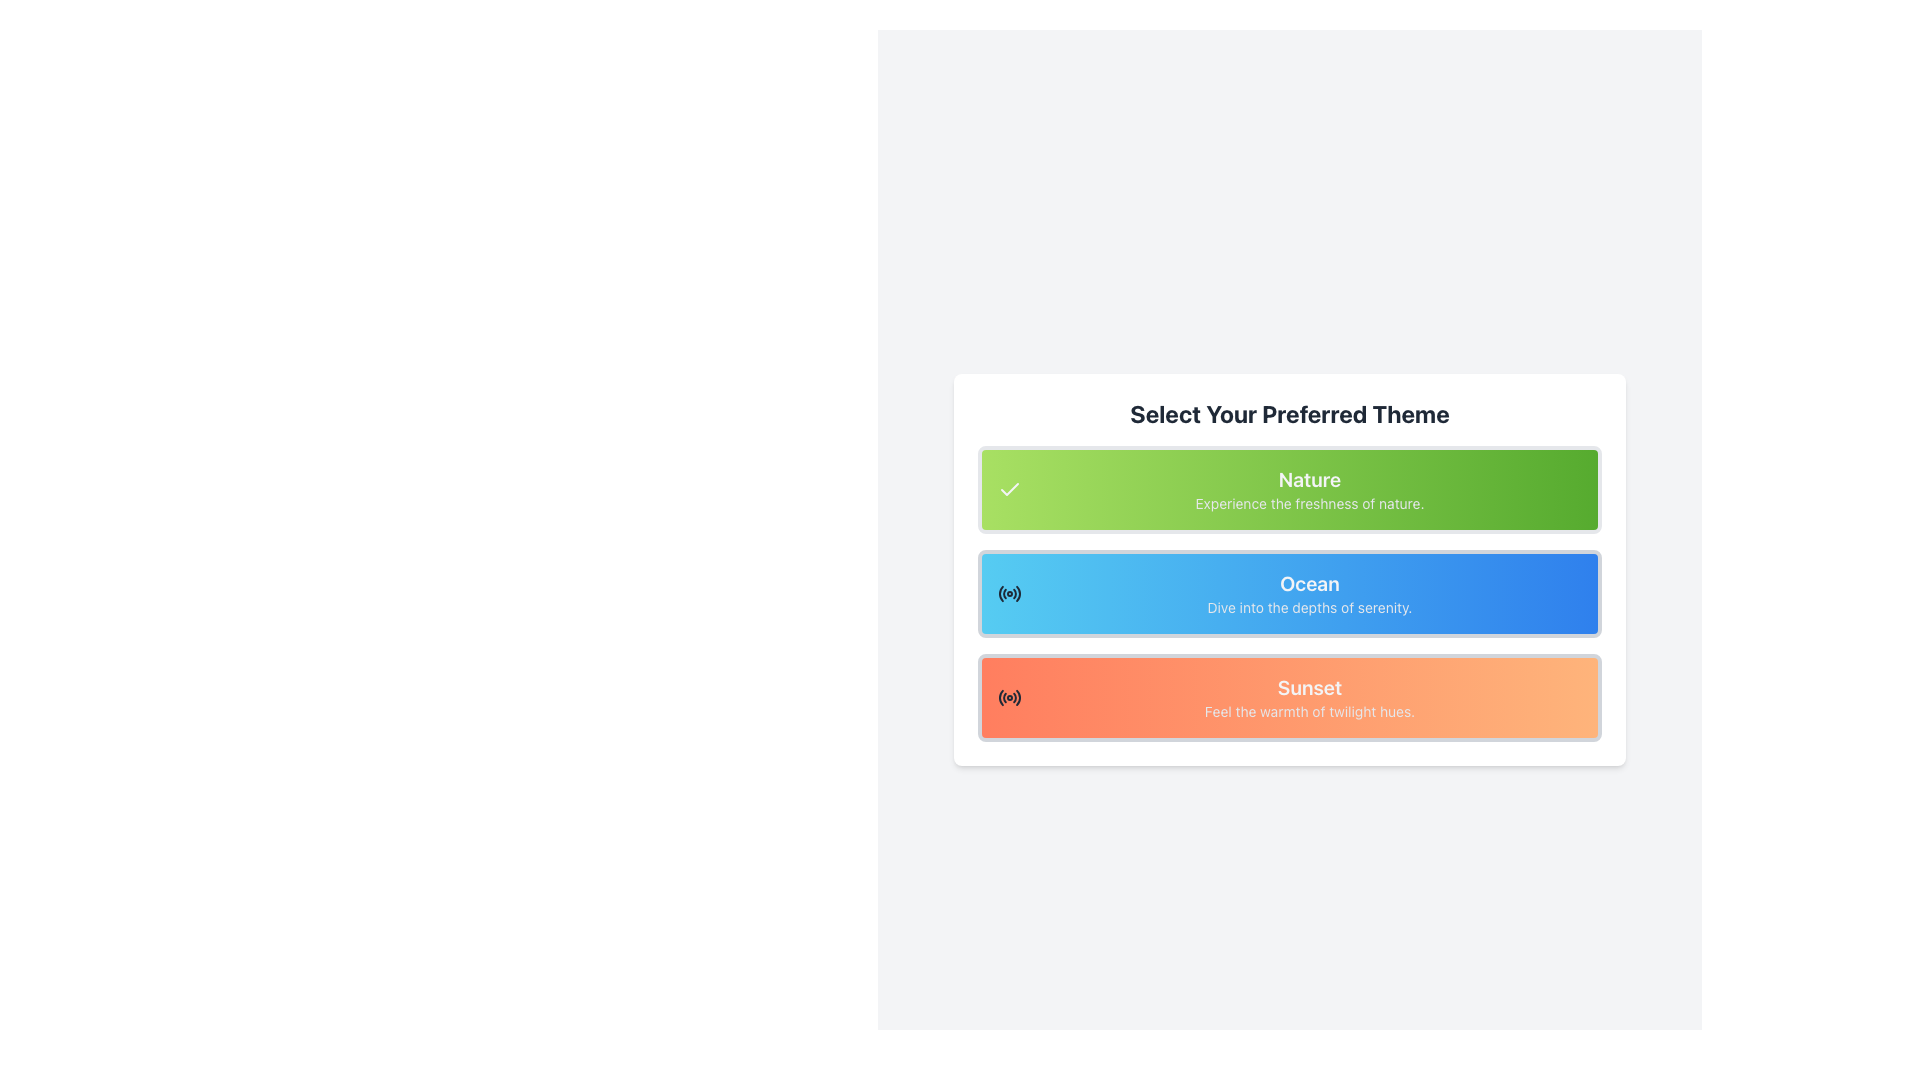 The image size is (1920, 1080). Describe the element at coordinates (1310, 607) in the screenshot. I see `the text label that reads 'Dive into the depths of serenity.' located below the 'Ocean' header in the blue box of the theme selection options` at that location.